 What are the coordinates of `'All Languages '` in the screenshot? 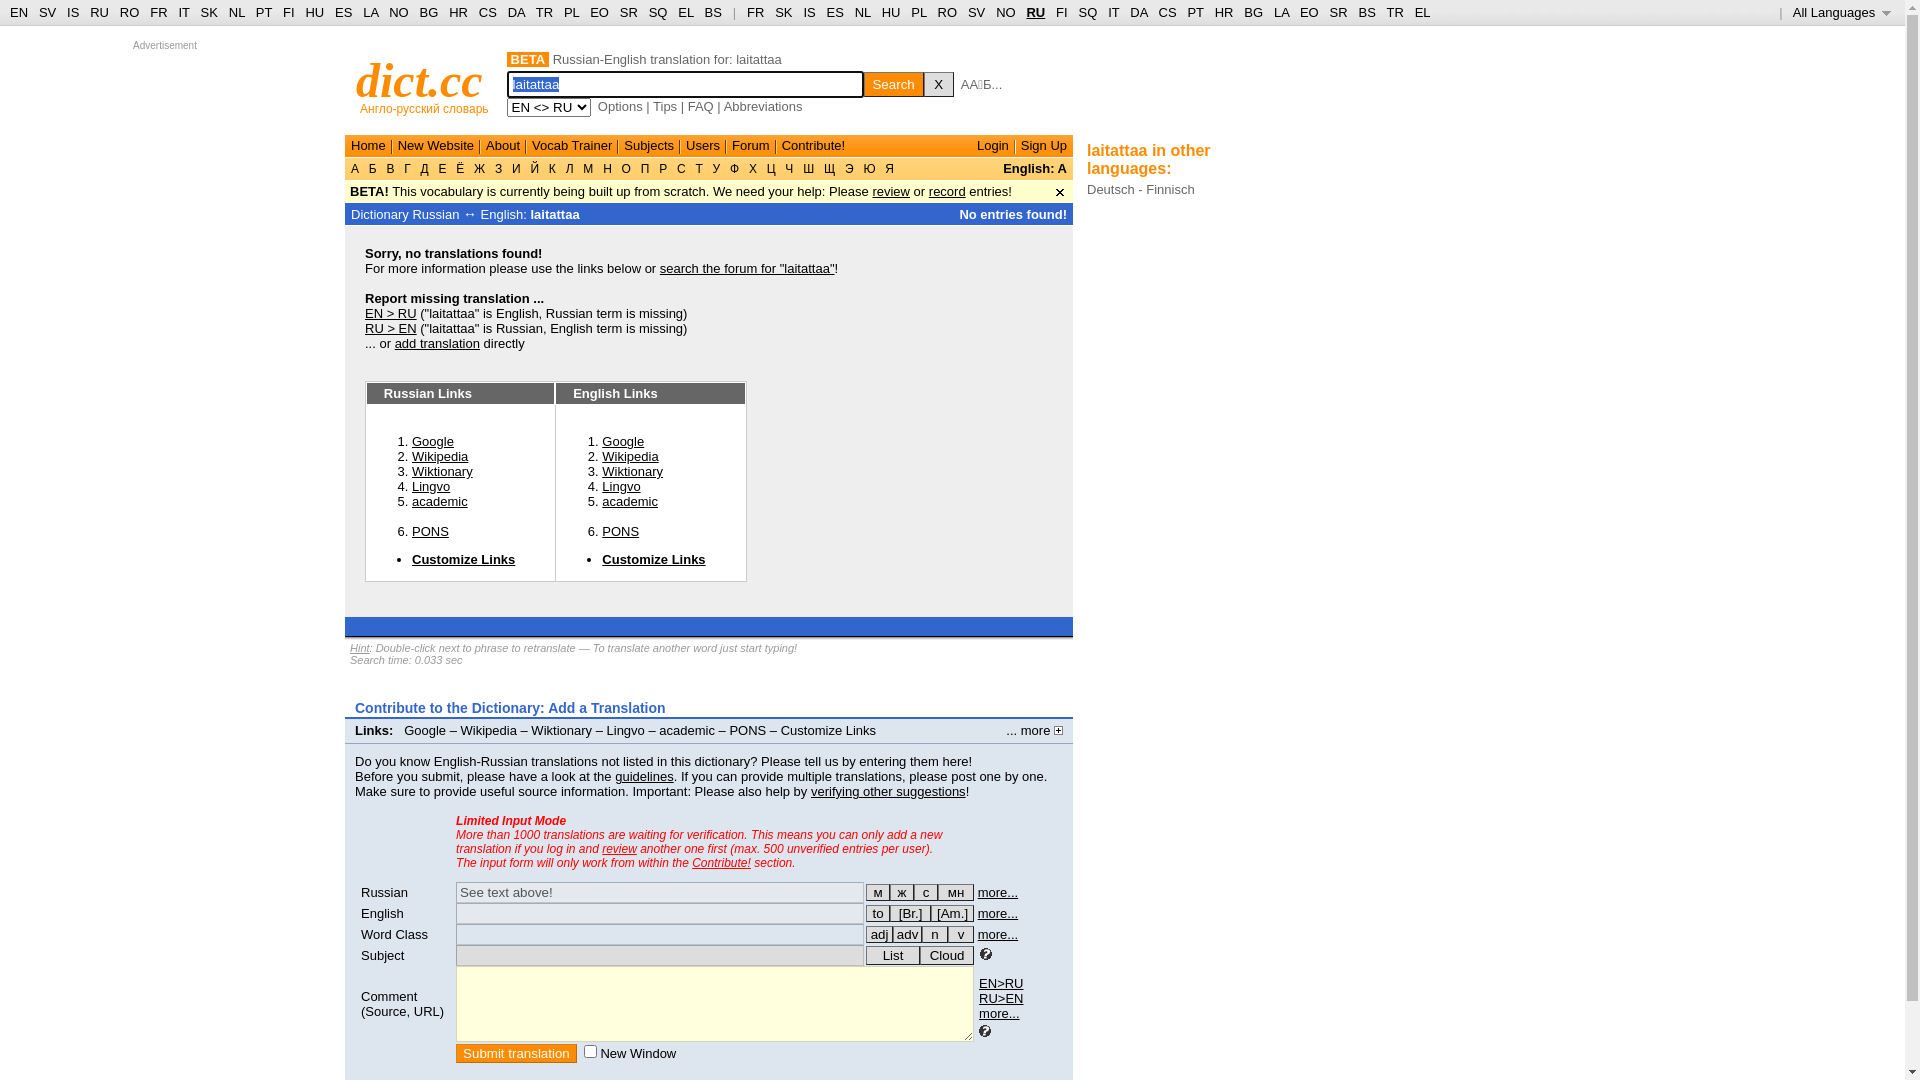 It's located at (1841, 12).